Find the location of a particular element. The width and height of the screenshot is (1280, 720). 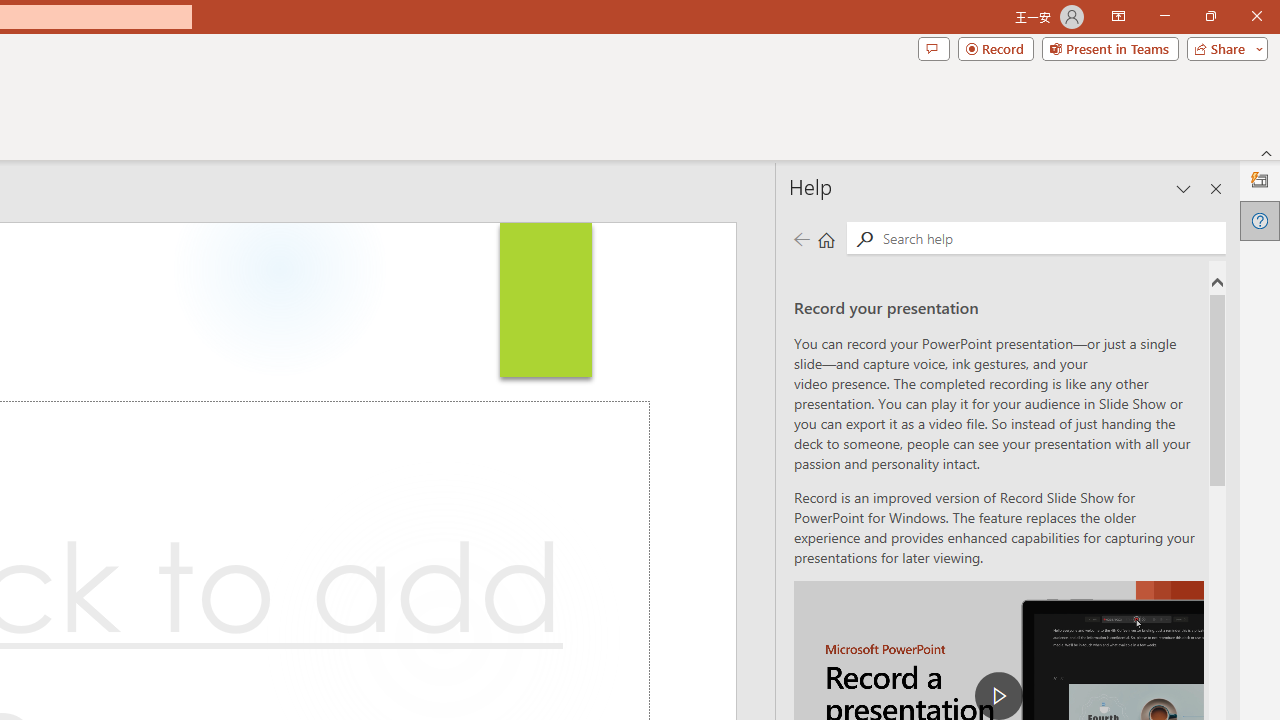

'Search' is located at coordinates (1049, 236).